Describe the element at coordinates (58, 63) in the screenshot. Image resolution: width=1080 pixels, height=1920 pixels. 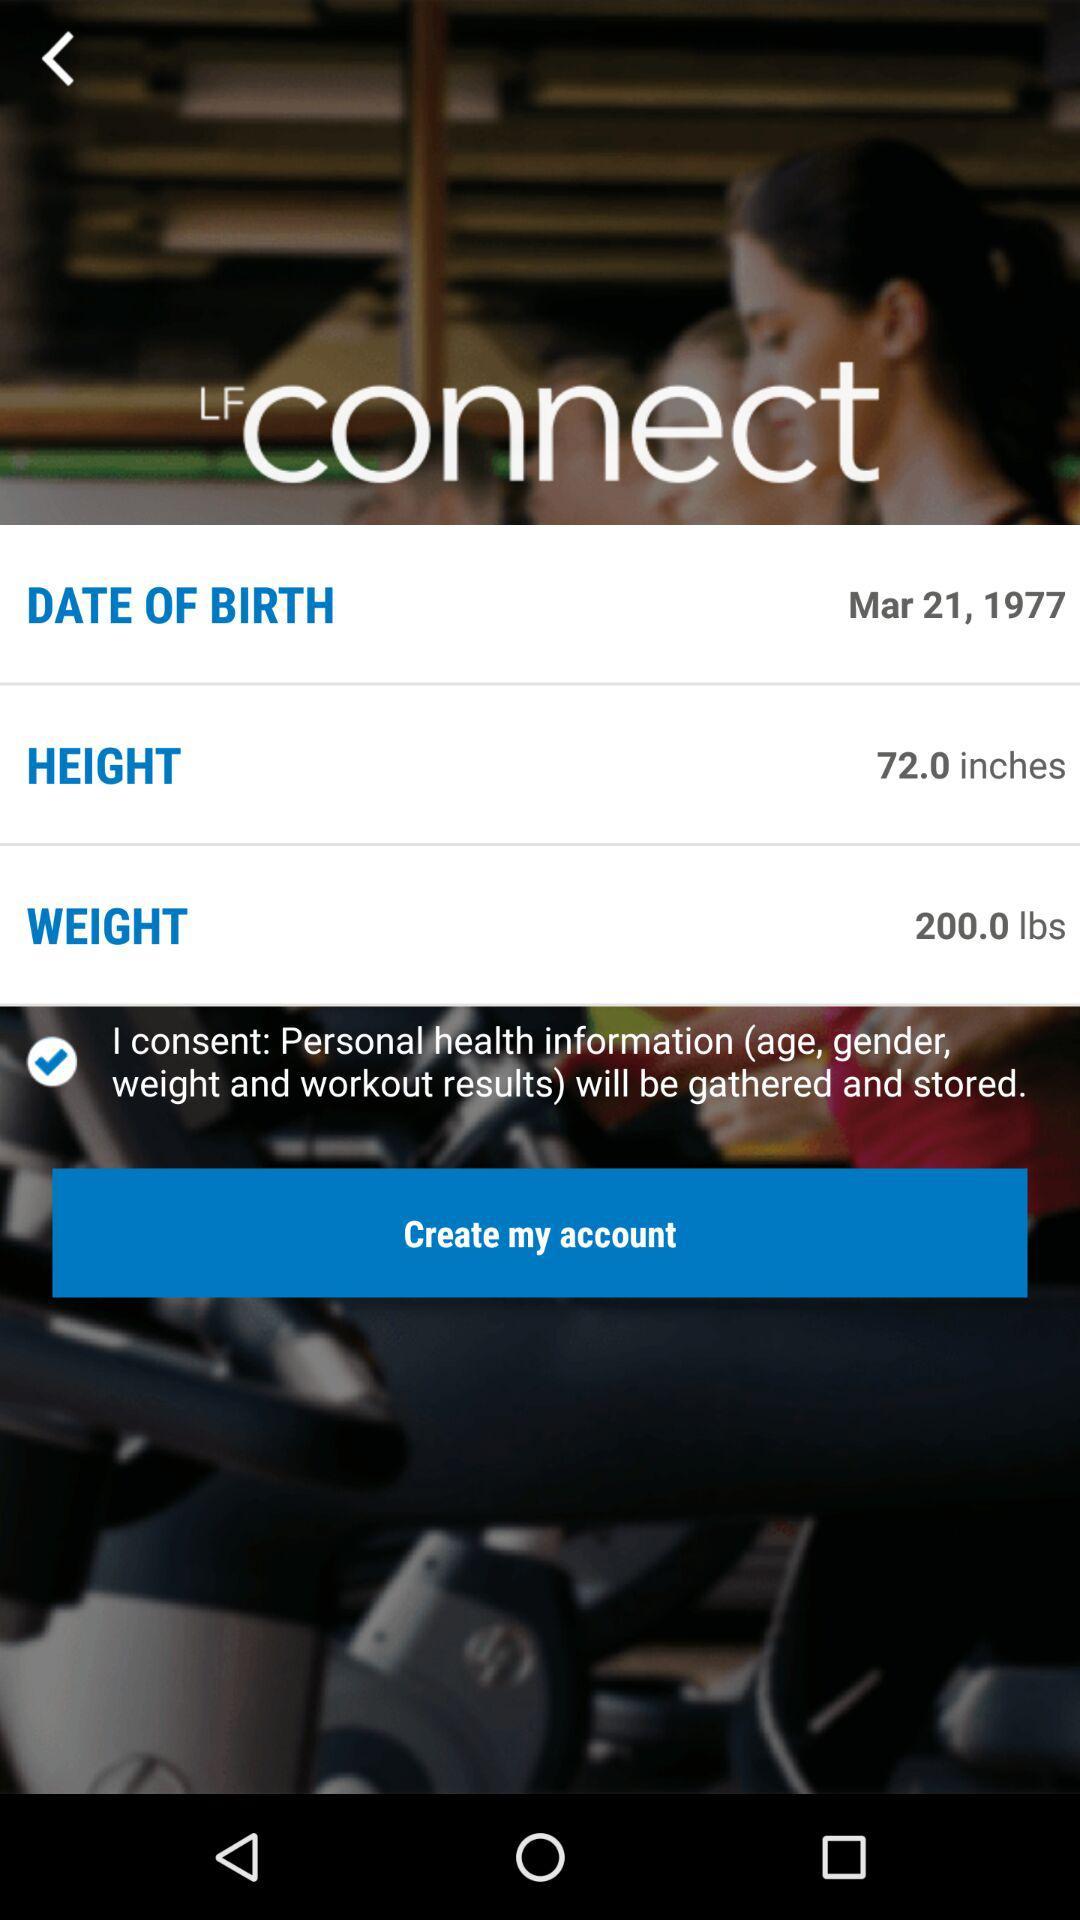
I see `the arrow_backward icon` at that location.